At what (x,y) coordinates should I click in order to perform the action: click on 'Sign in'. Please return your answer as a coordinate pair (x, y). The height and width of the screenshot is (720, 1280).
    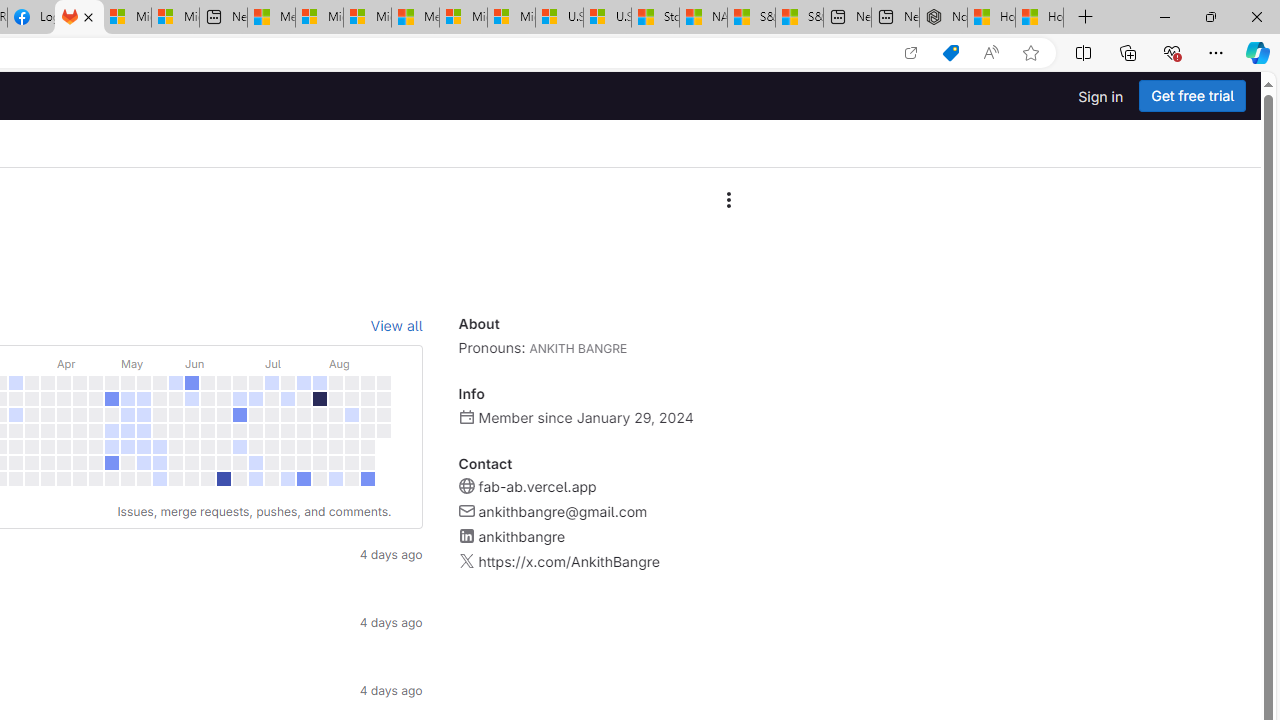
    Looking at the image, I should click on (1099, 96).